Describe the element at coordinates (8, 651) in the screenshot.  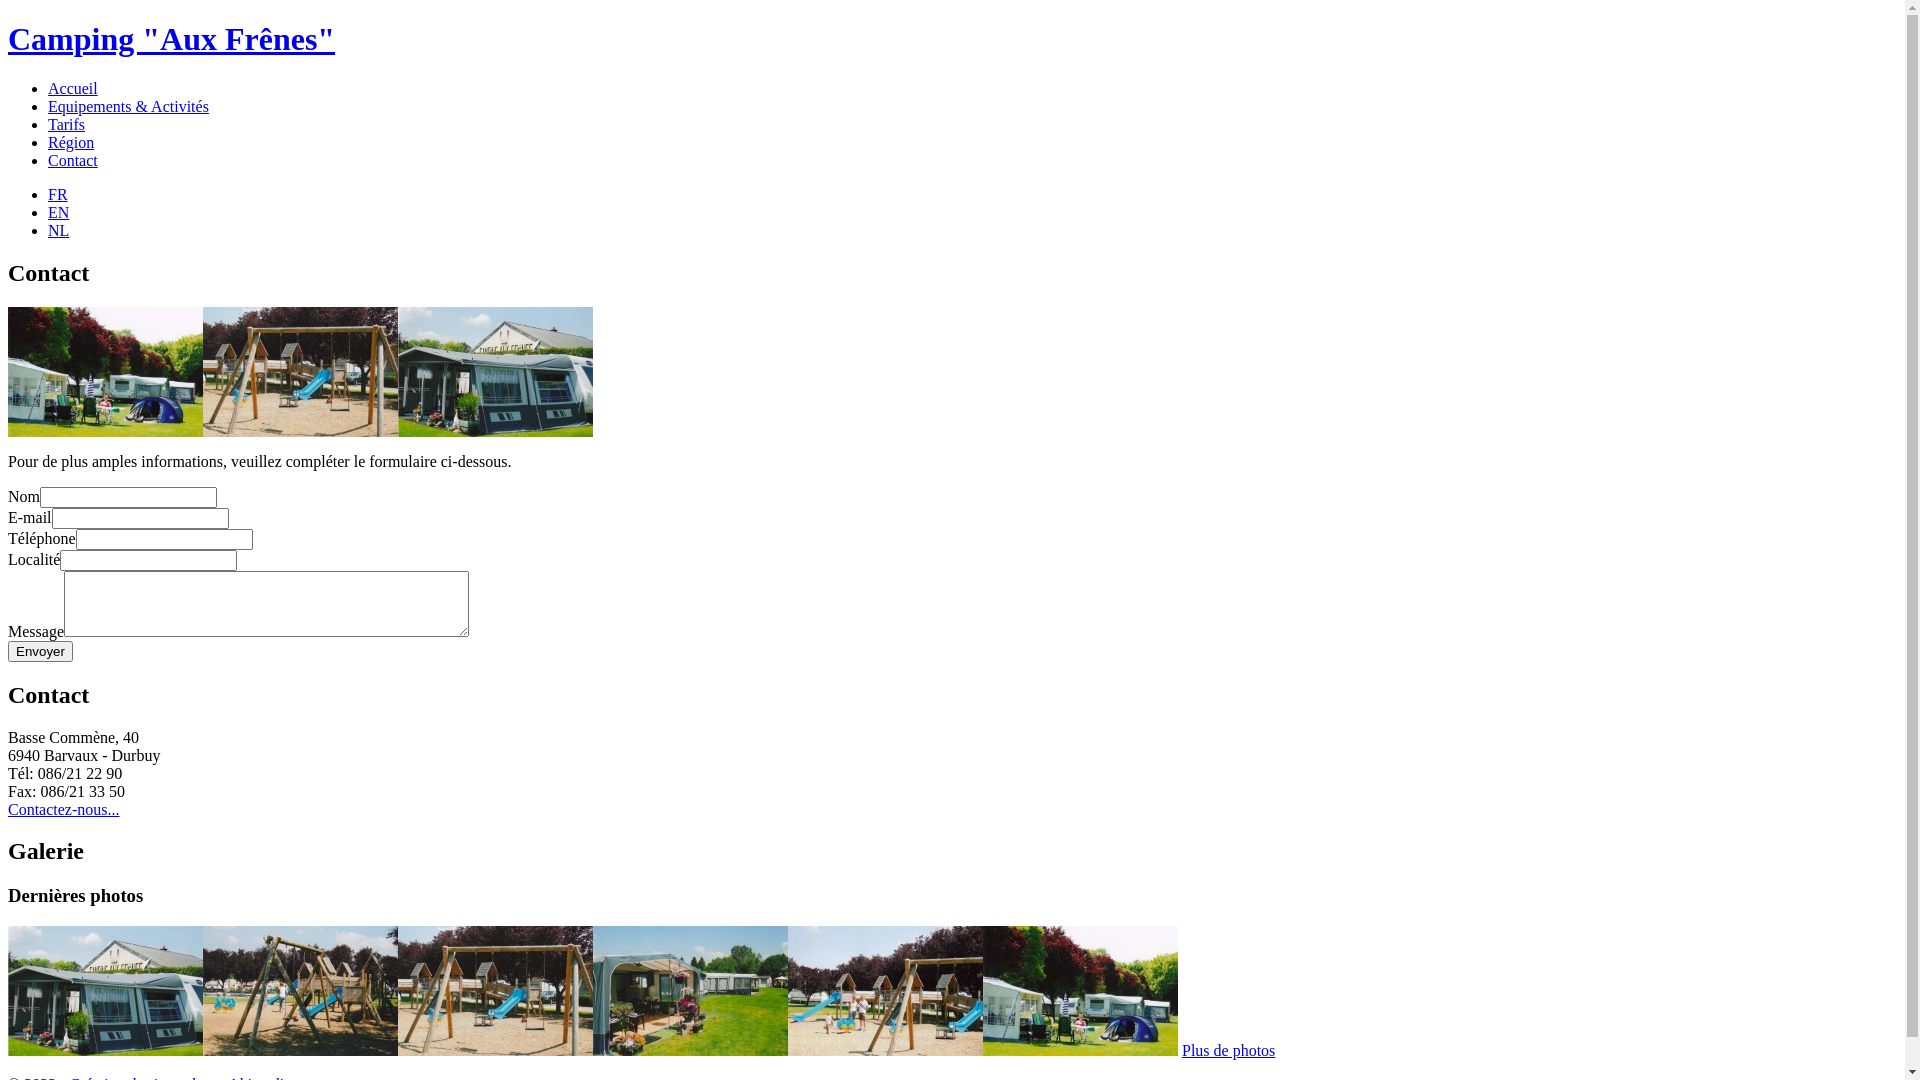
I see `'Envoyer'` at that location.